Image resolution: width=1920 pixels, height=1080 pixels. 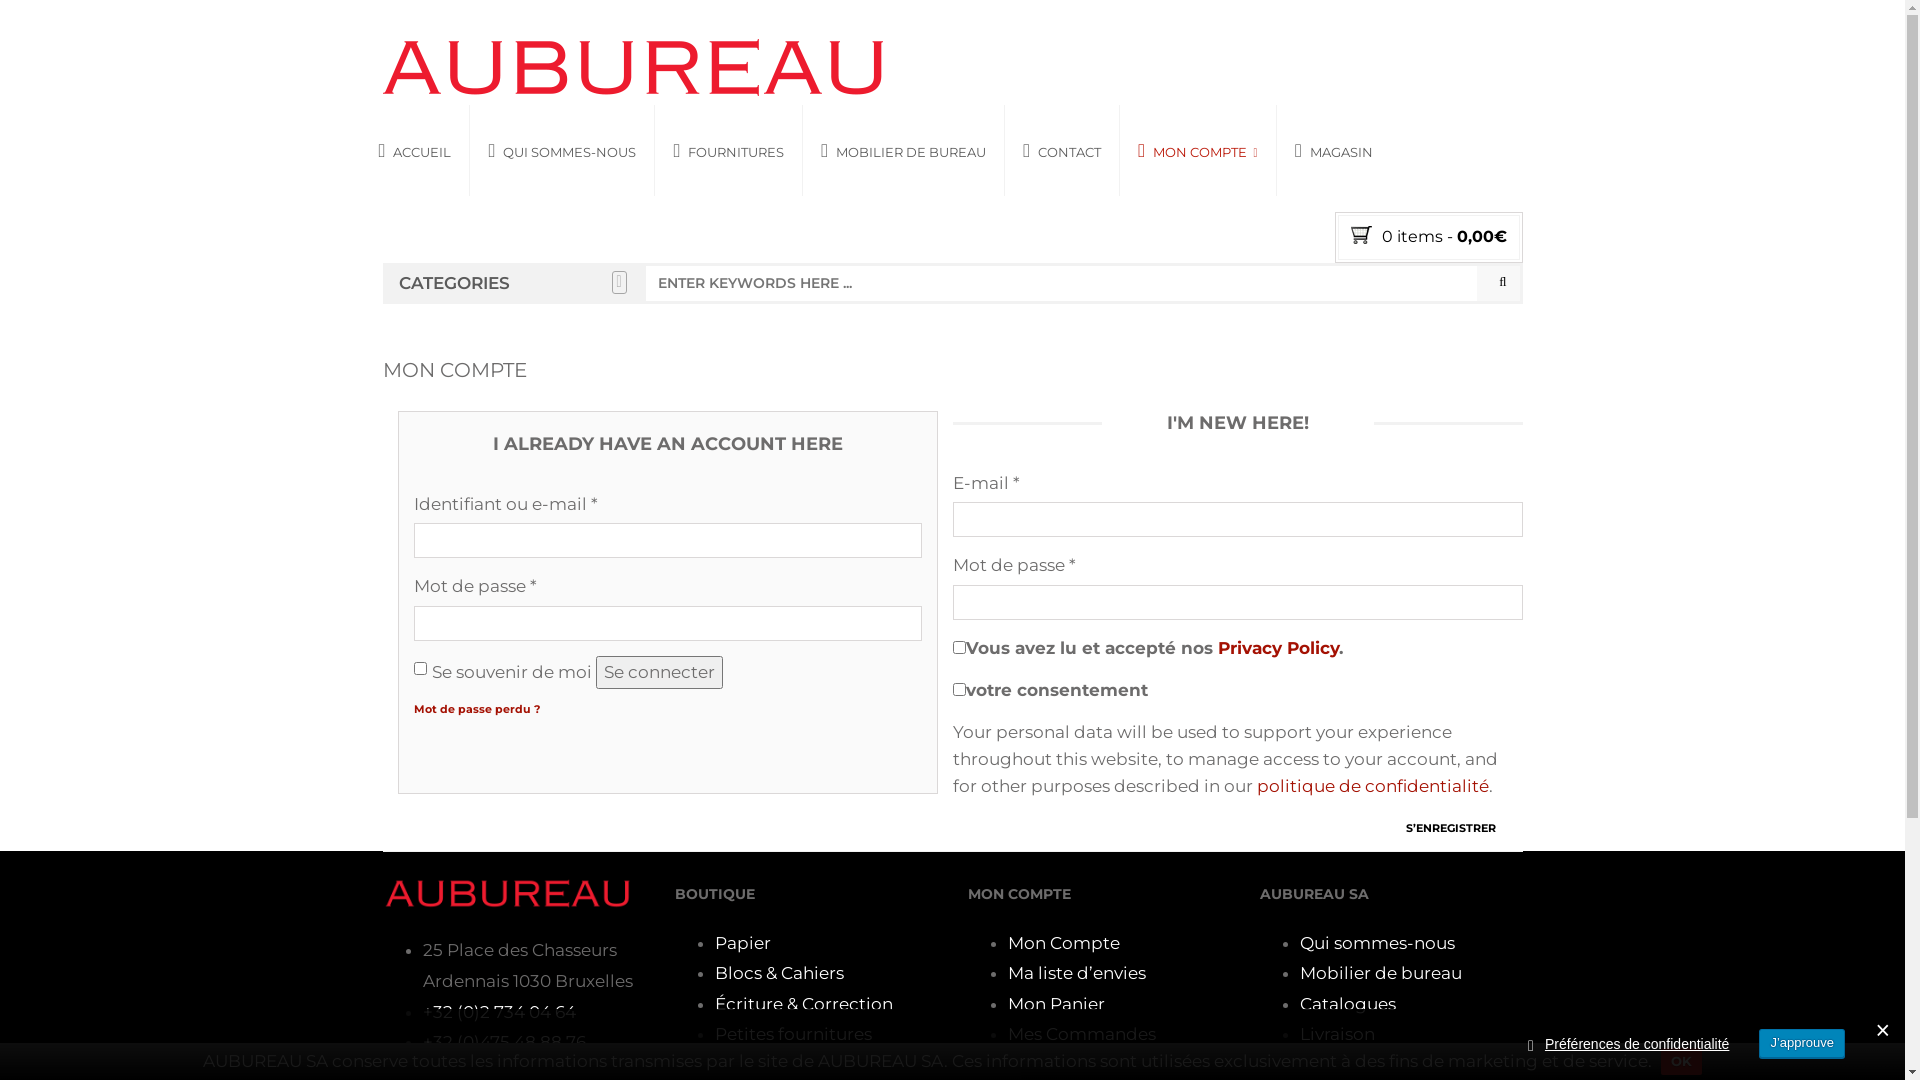 What do you see at coordinates (498, 1011) in the screenshot?
I see `'+32 (0)2 734 04 64'` at bounding box center [498, 1011].